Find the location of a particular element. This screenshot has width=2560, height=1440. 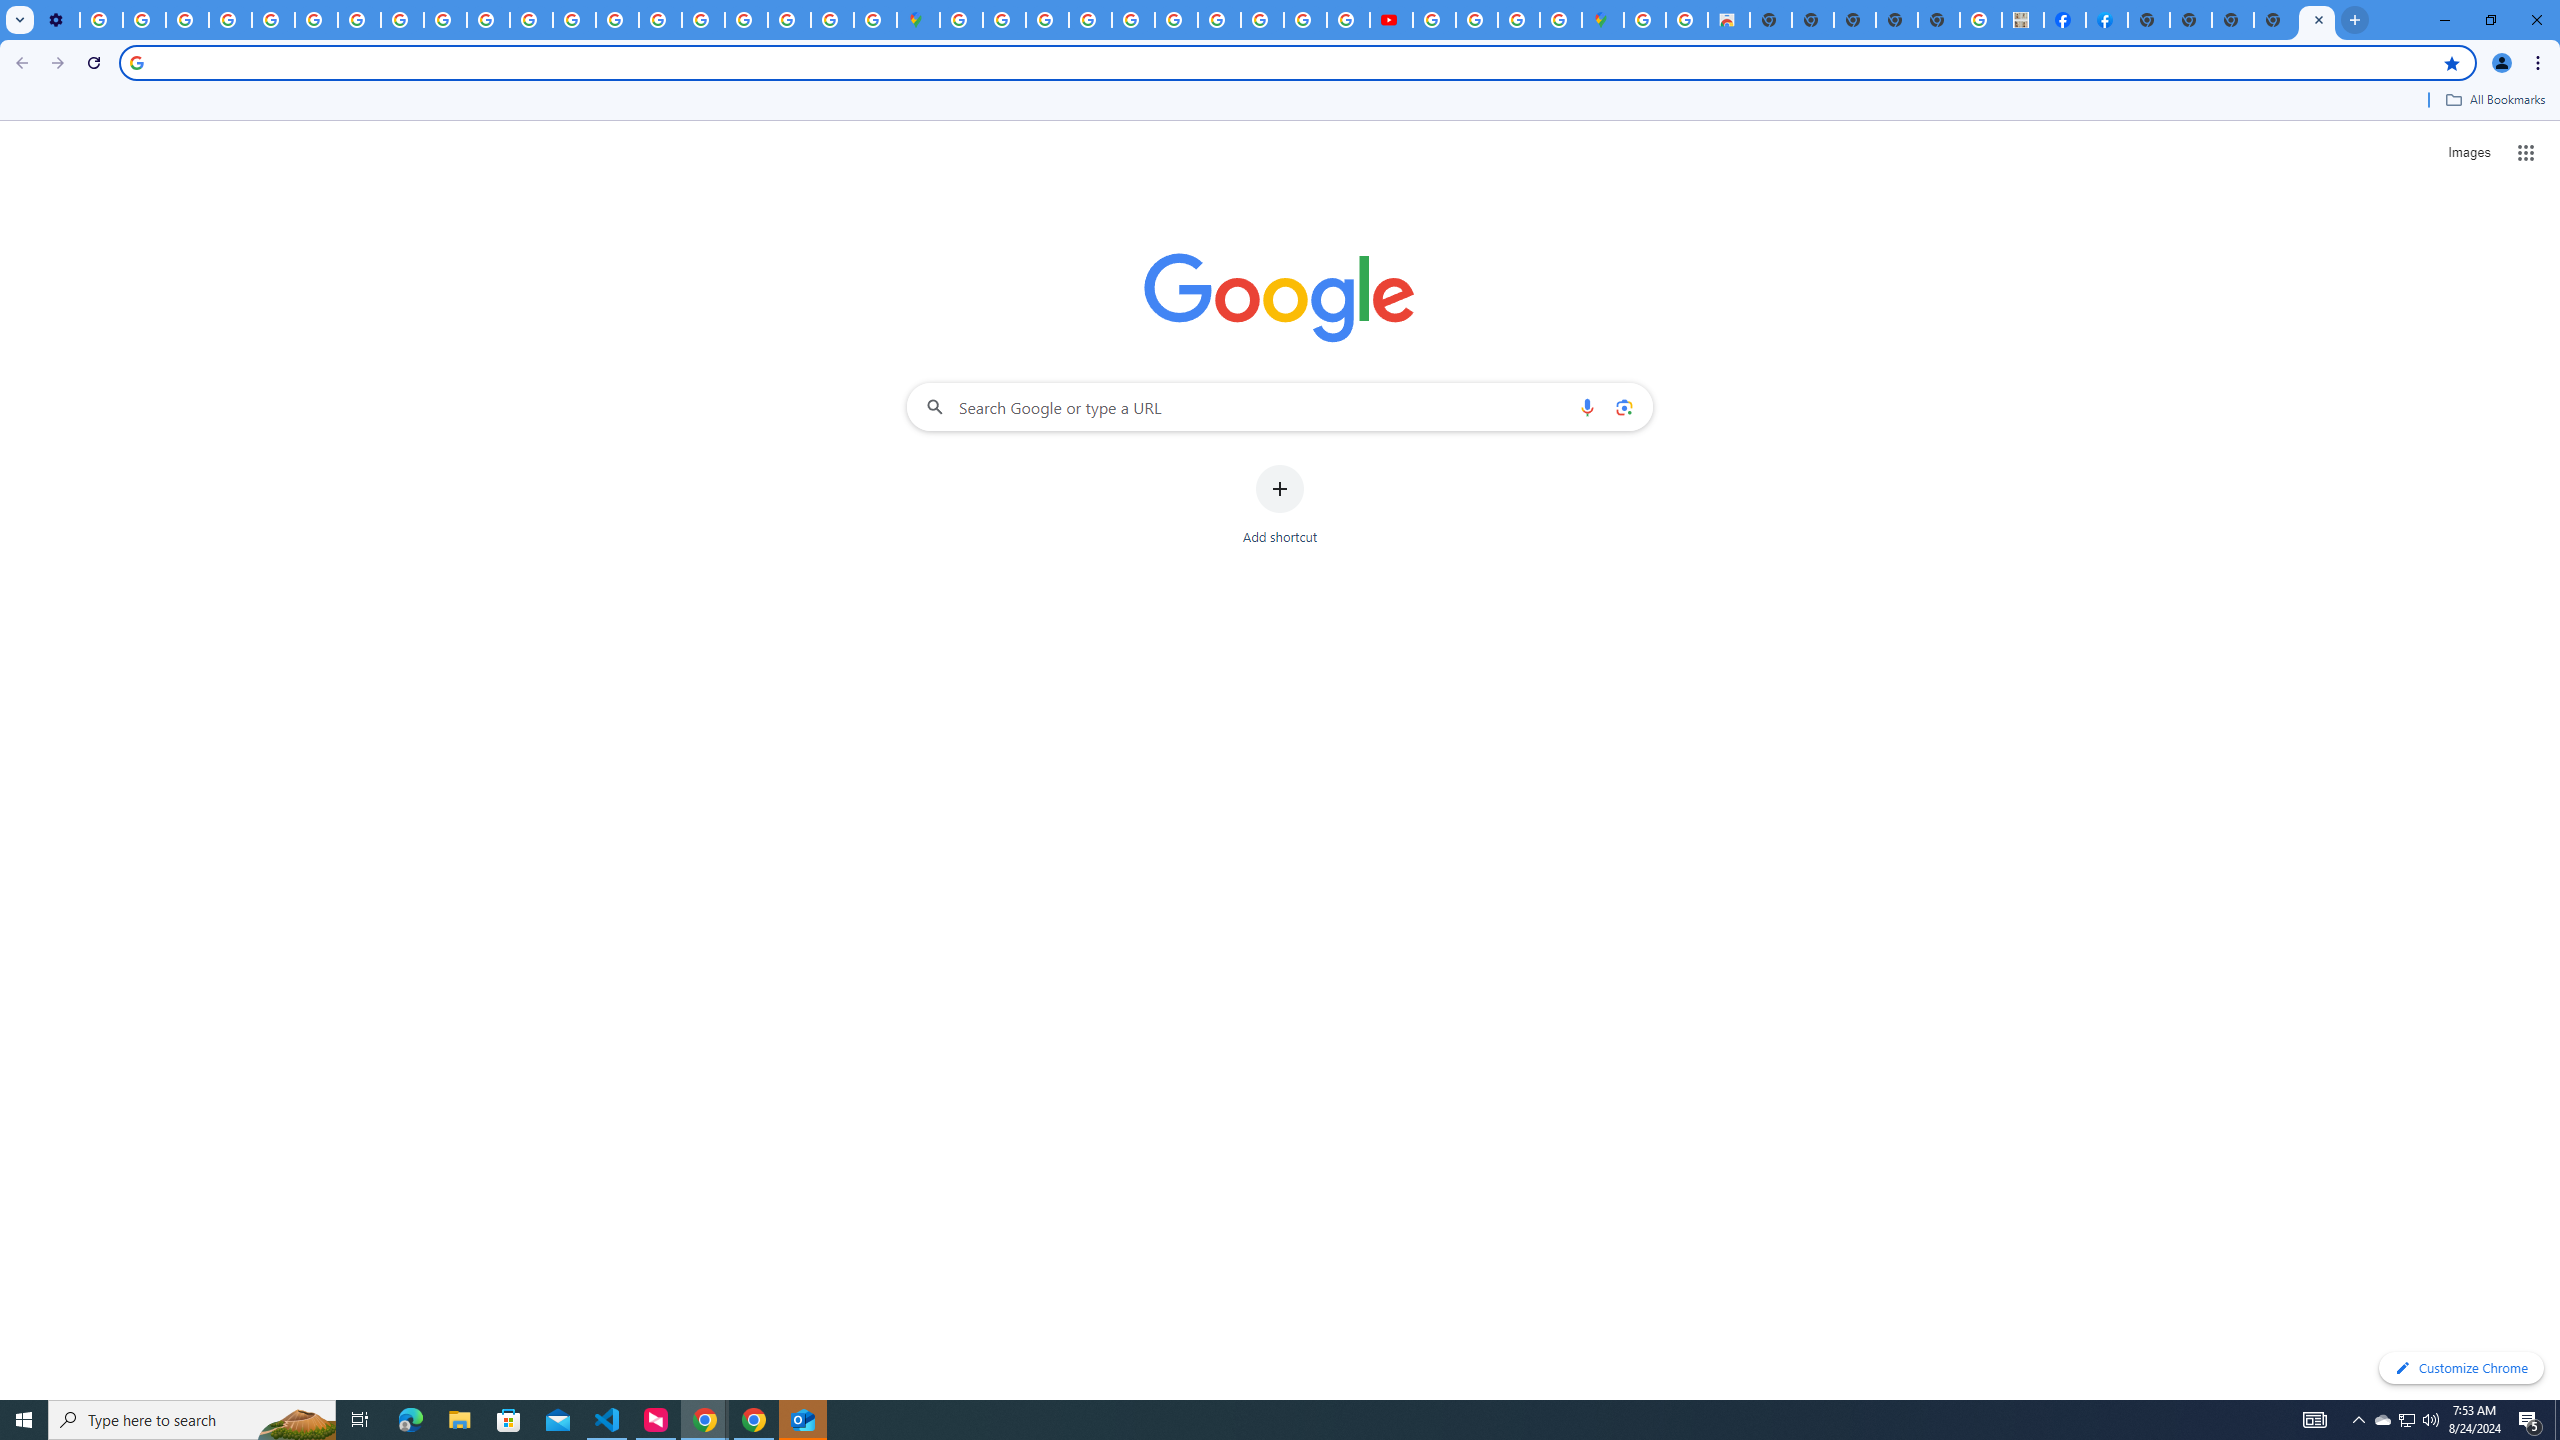

'Delete photos & videos - Computer - Google Photos Help' is located at coordinates (101, 19).